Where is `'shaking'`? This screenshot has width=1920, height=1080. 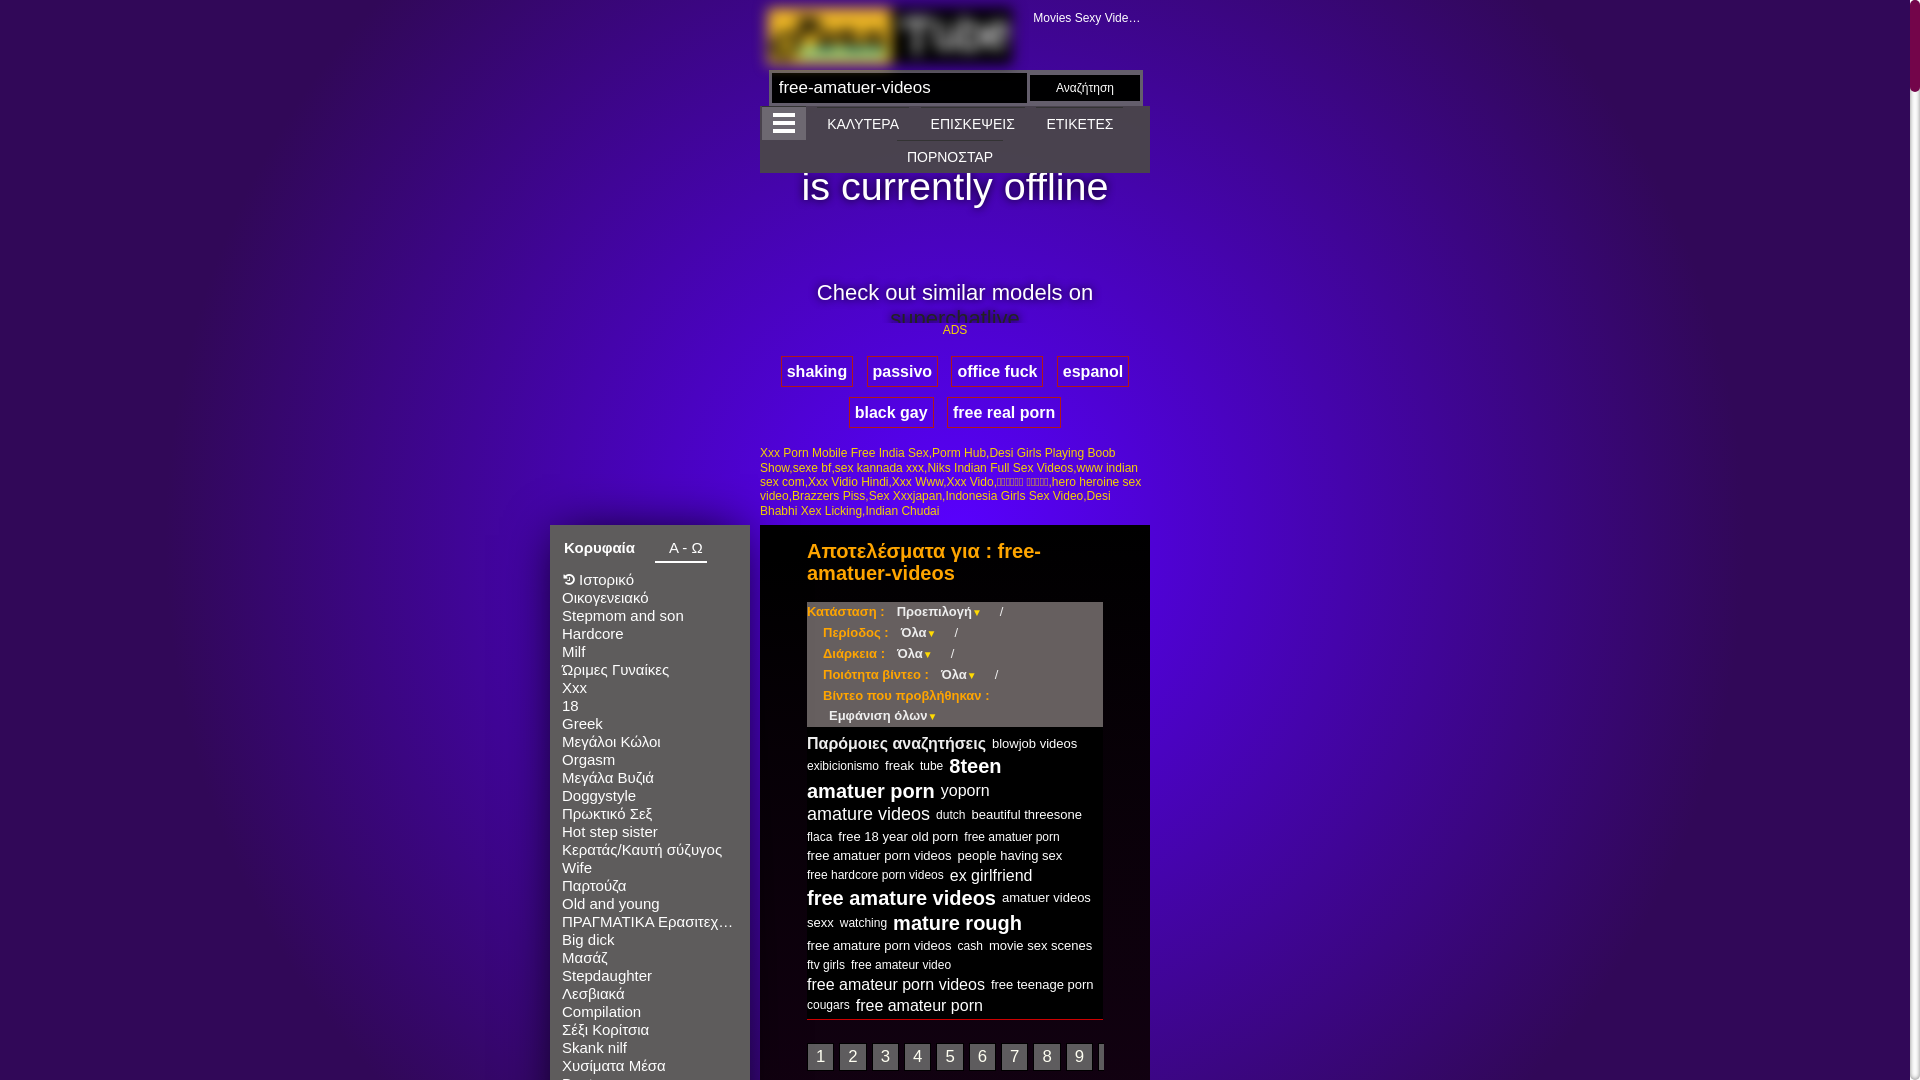 'shaking' is located at coordinates (816, 371).